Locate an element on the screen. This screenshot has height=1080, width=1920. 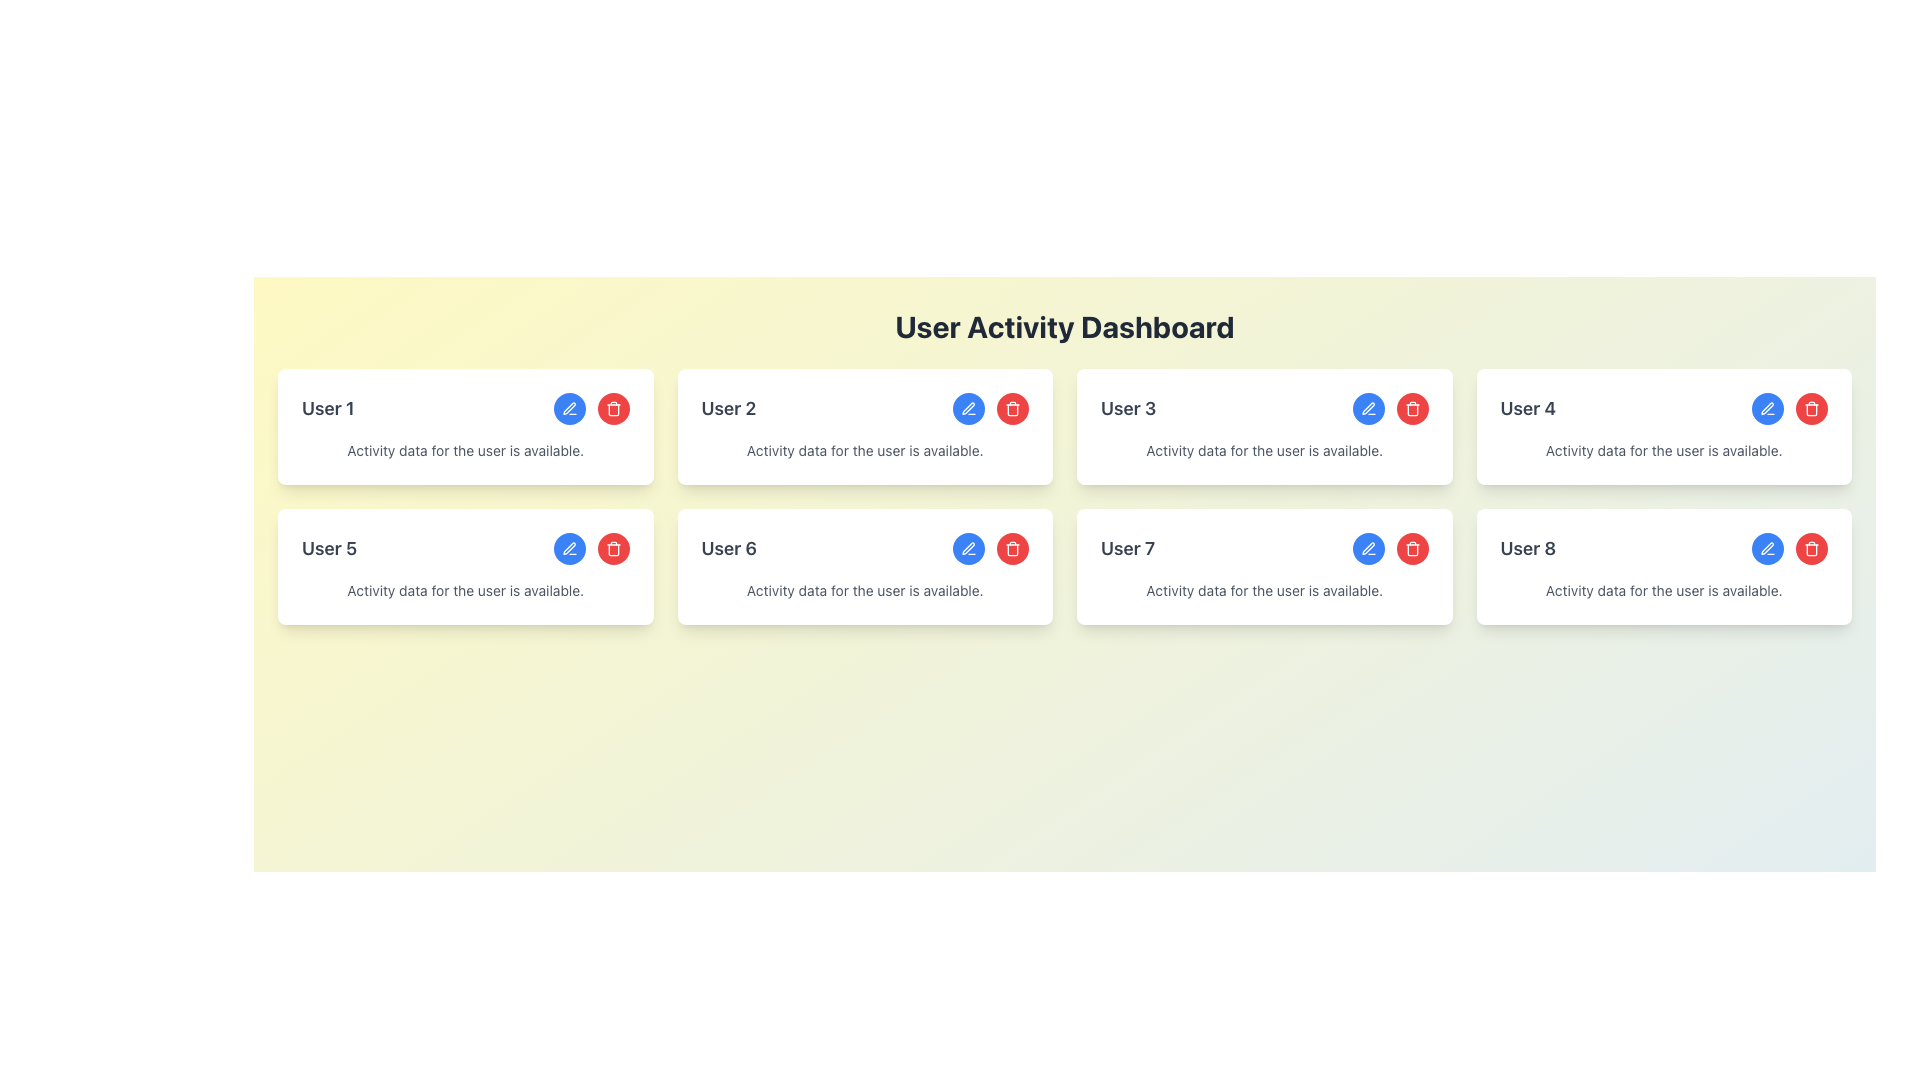
the circular blue button with a light pencil icon located in the top-right corner of the card labeled 'User 2' to observe its visual changes is located at coordinates (969, 407).